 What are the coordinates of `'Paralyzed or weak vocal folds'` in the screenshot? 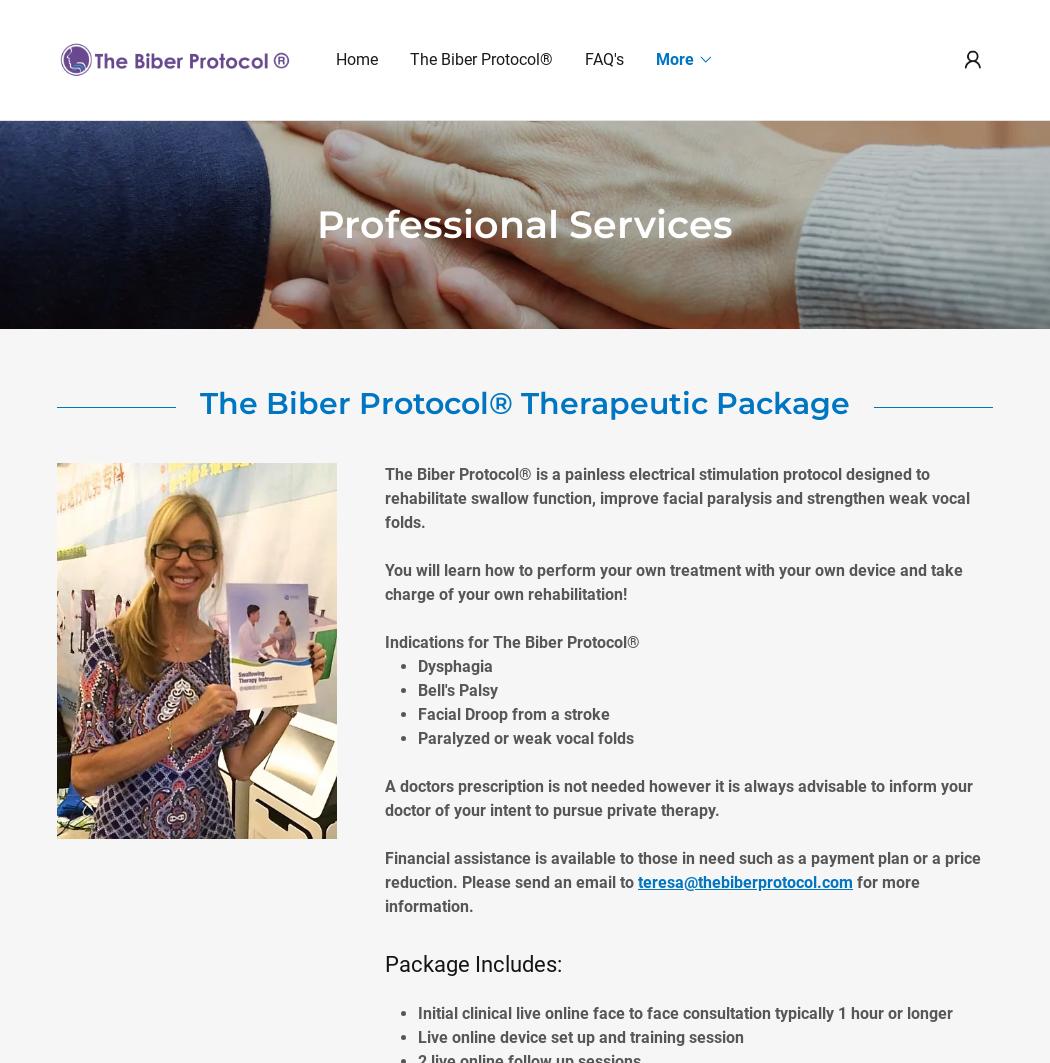 It's located at (525, 736).